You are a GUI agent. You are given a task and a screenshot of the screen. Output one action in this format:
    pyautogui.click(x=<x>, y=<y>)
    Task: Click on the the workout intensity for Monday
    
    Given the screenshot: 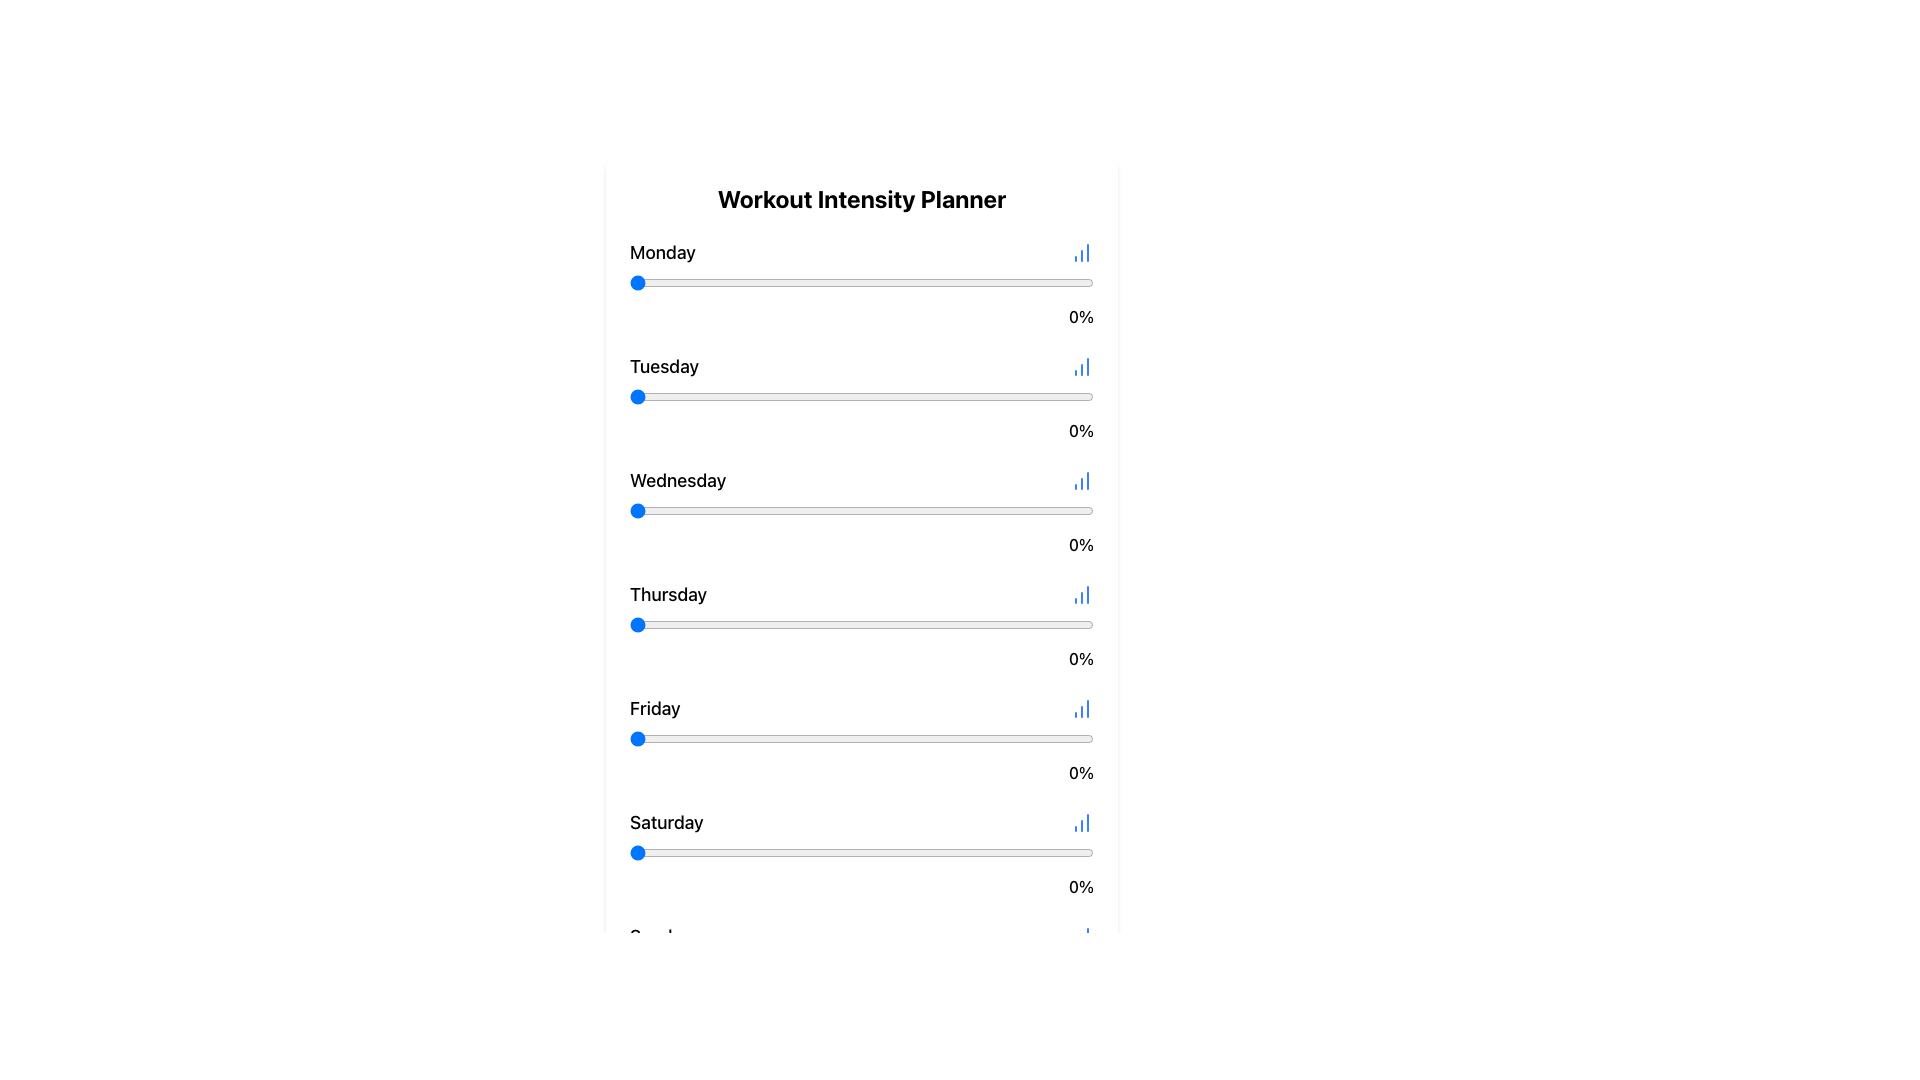 What is the action you would take?
    pyautogui.click(x=1055, y=282)
    